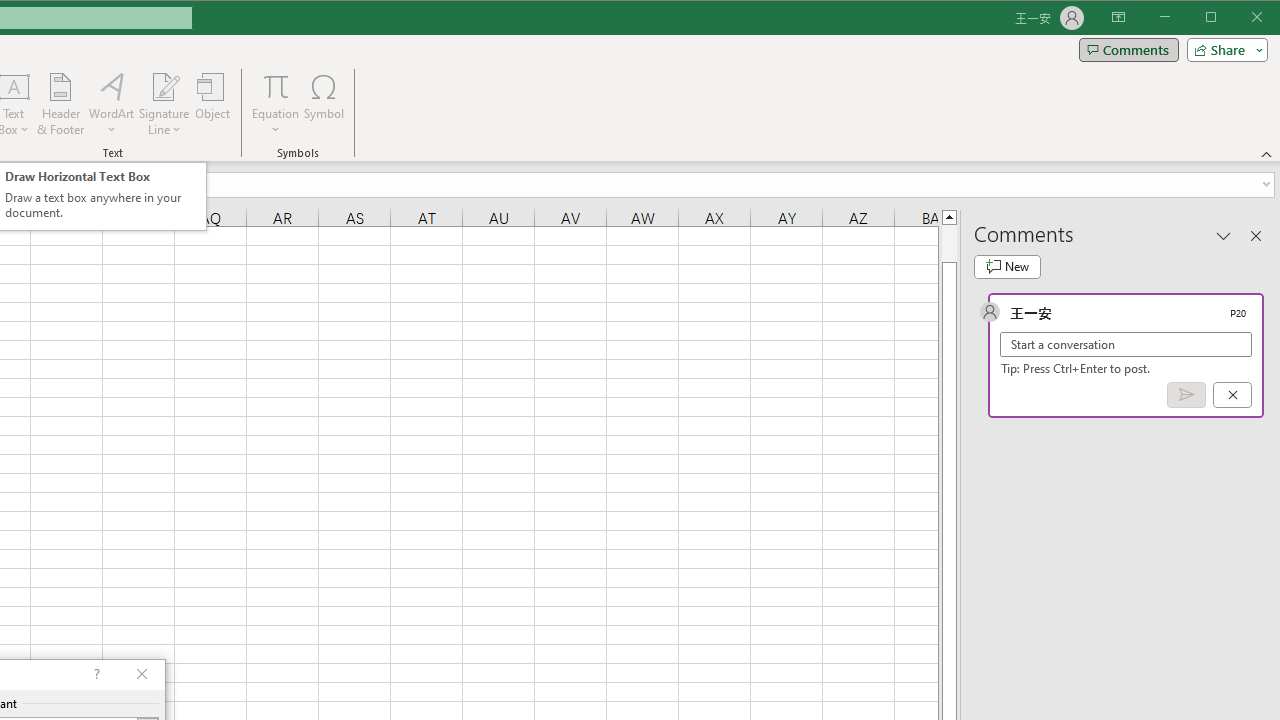 The width and height of the screenshot is (1280, 720). I want to click on 'Object...', so click(213, 104).